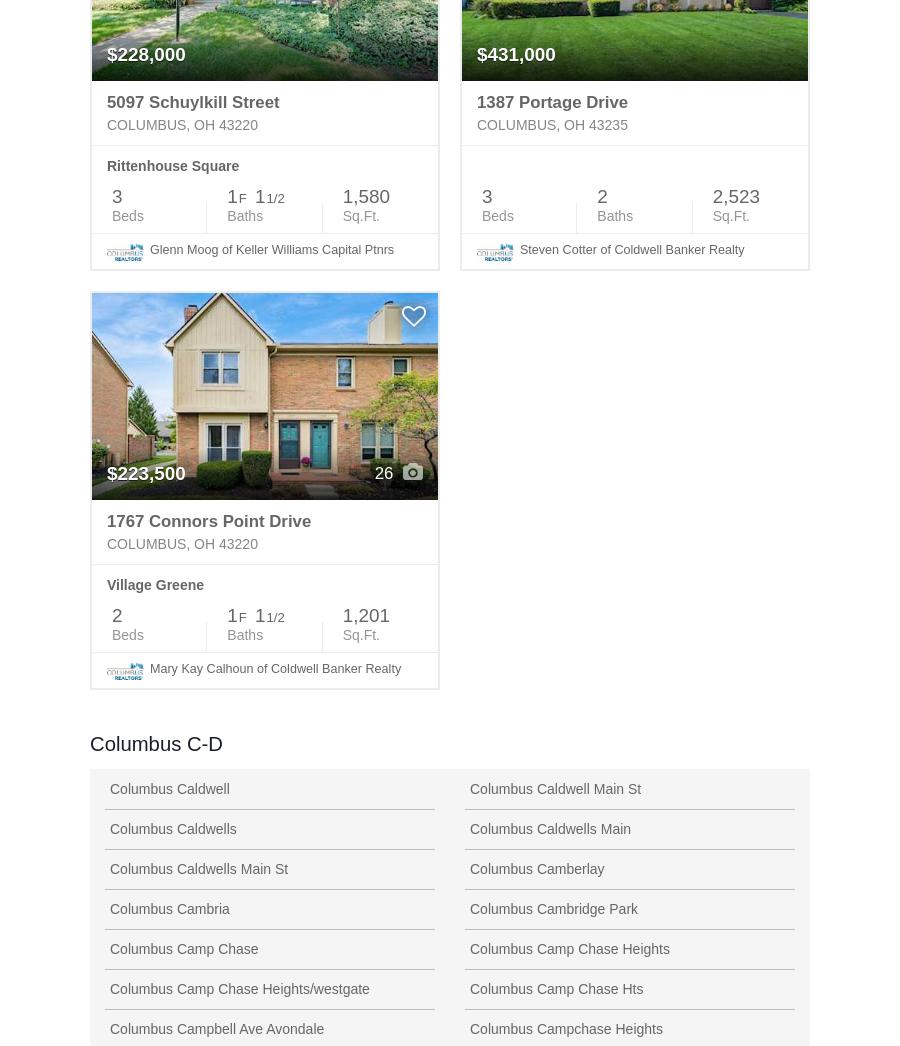 This screenshot has width=900, height=1046. Describe the element at coordinates (555, 987) in the screenshot. I see `'Columbus Camp Chase Hts'` at that location.